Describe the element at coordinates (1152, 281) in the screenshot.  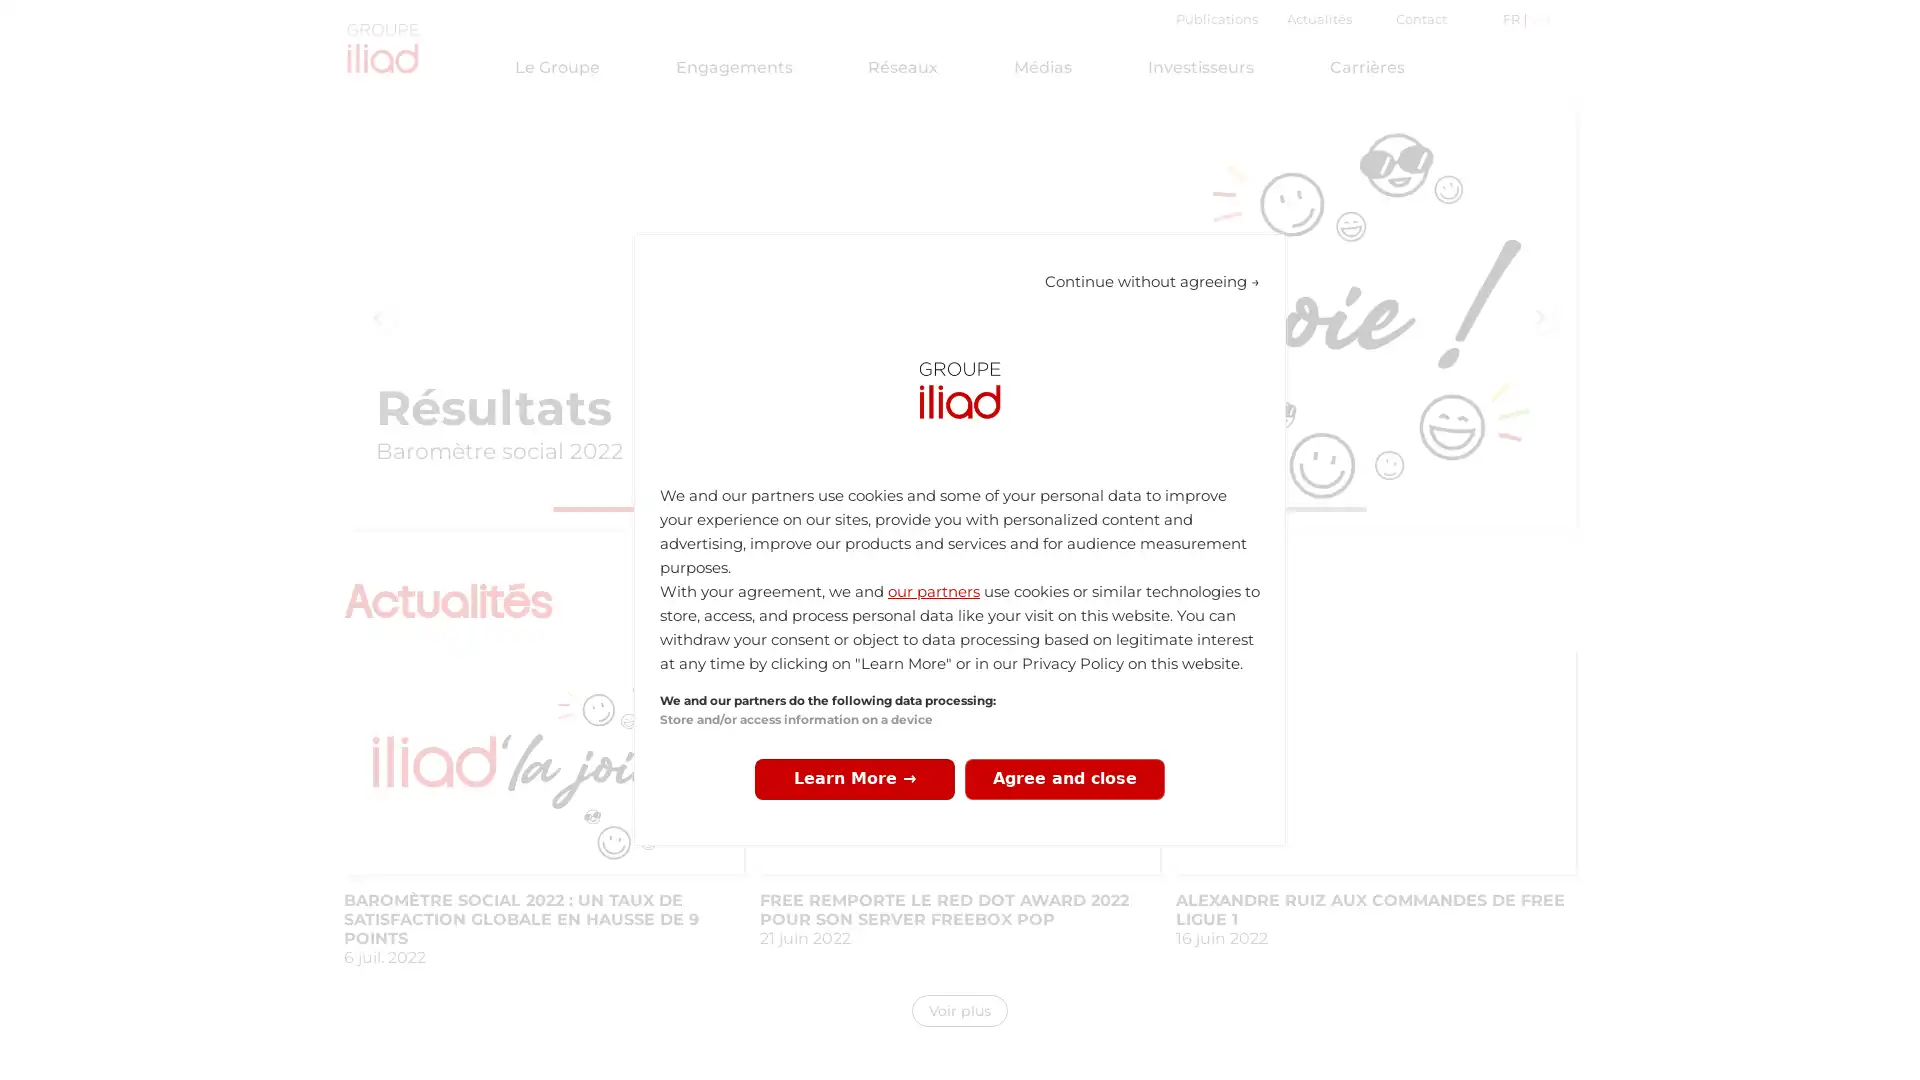
I see `Continue without agreeing` at that location.